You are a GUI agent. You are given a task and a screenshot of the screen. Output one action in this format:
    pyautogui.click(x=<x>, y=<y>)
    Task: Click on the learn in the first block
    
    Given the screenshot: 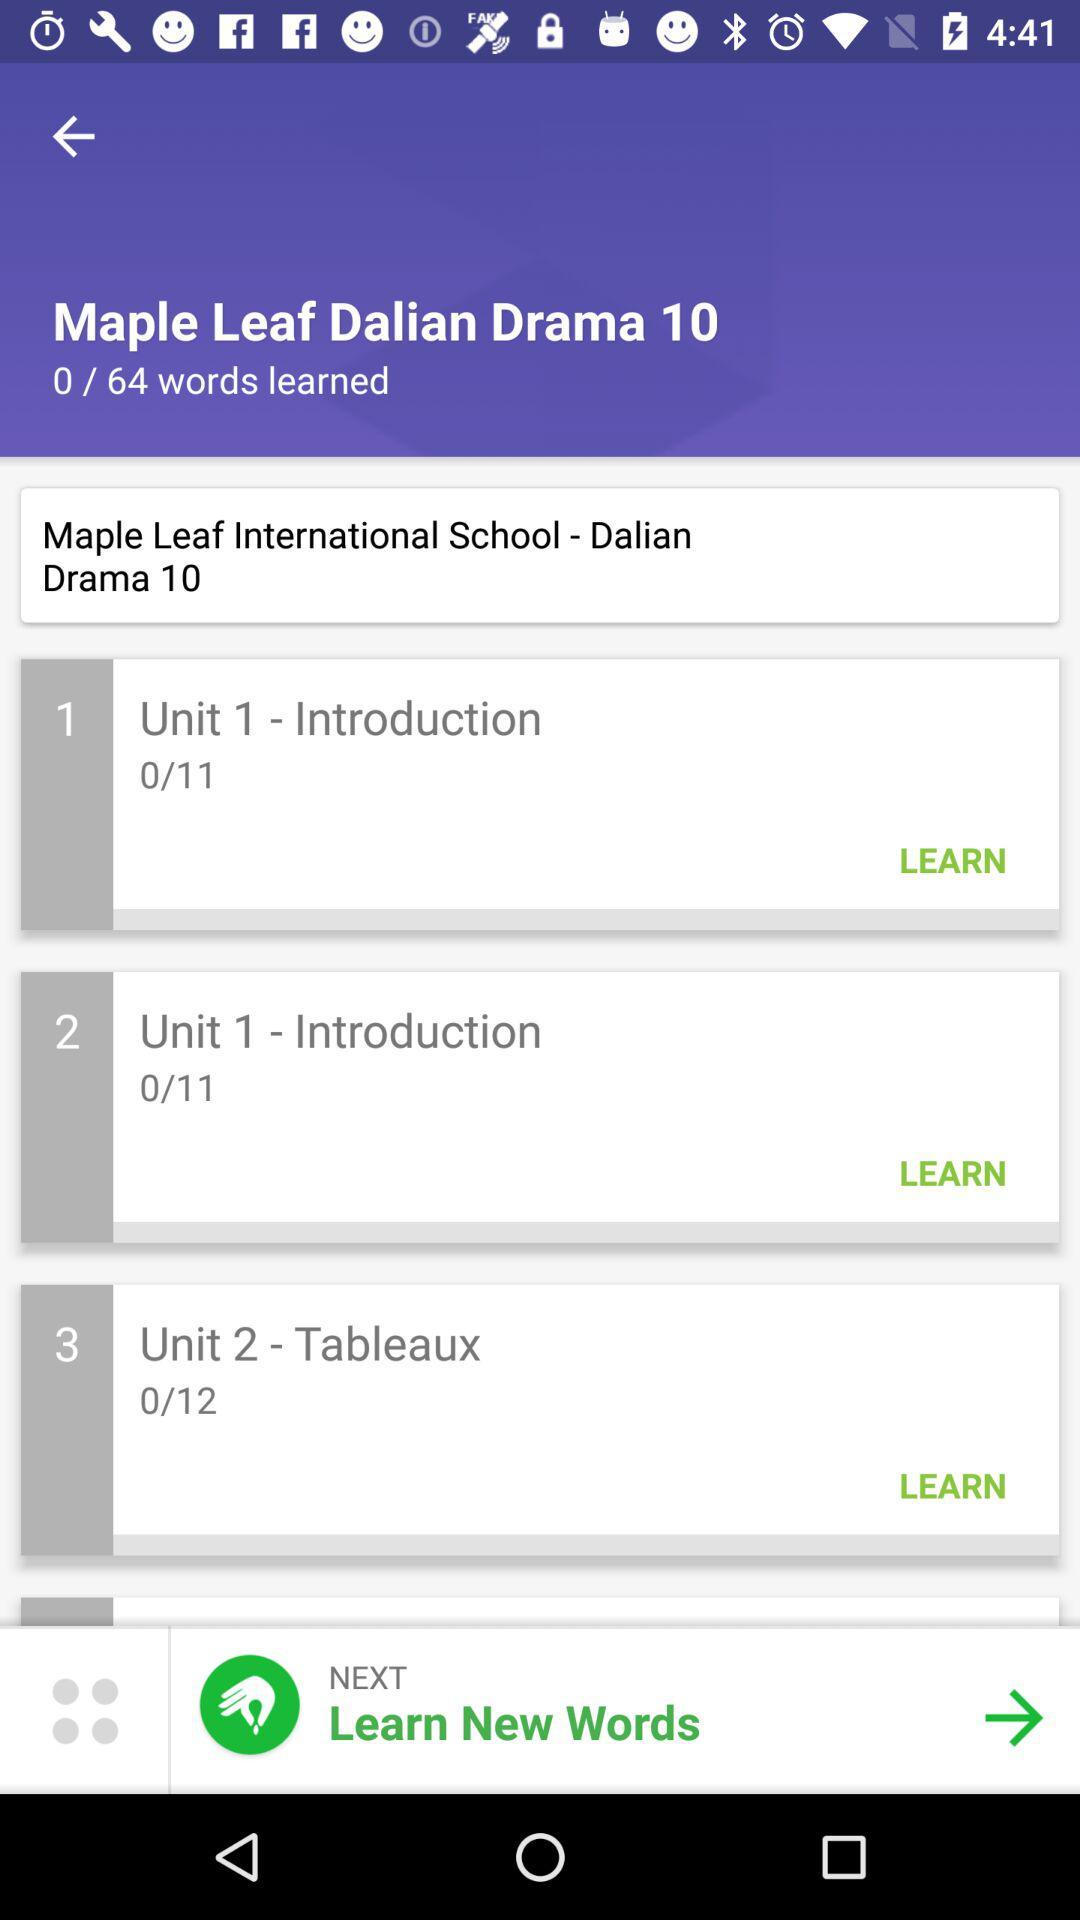 What is the action you would take?
    pyautogui.click(x=951, y=859)
    